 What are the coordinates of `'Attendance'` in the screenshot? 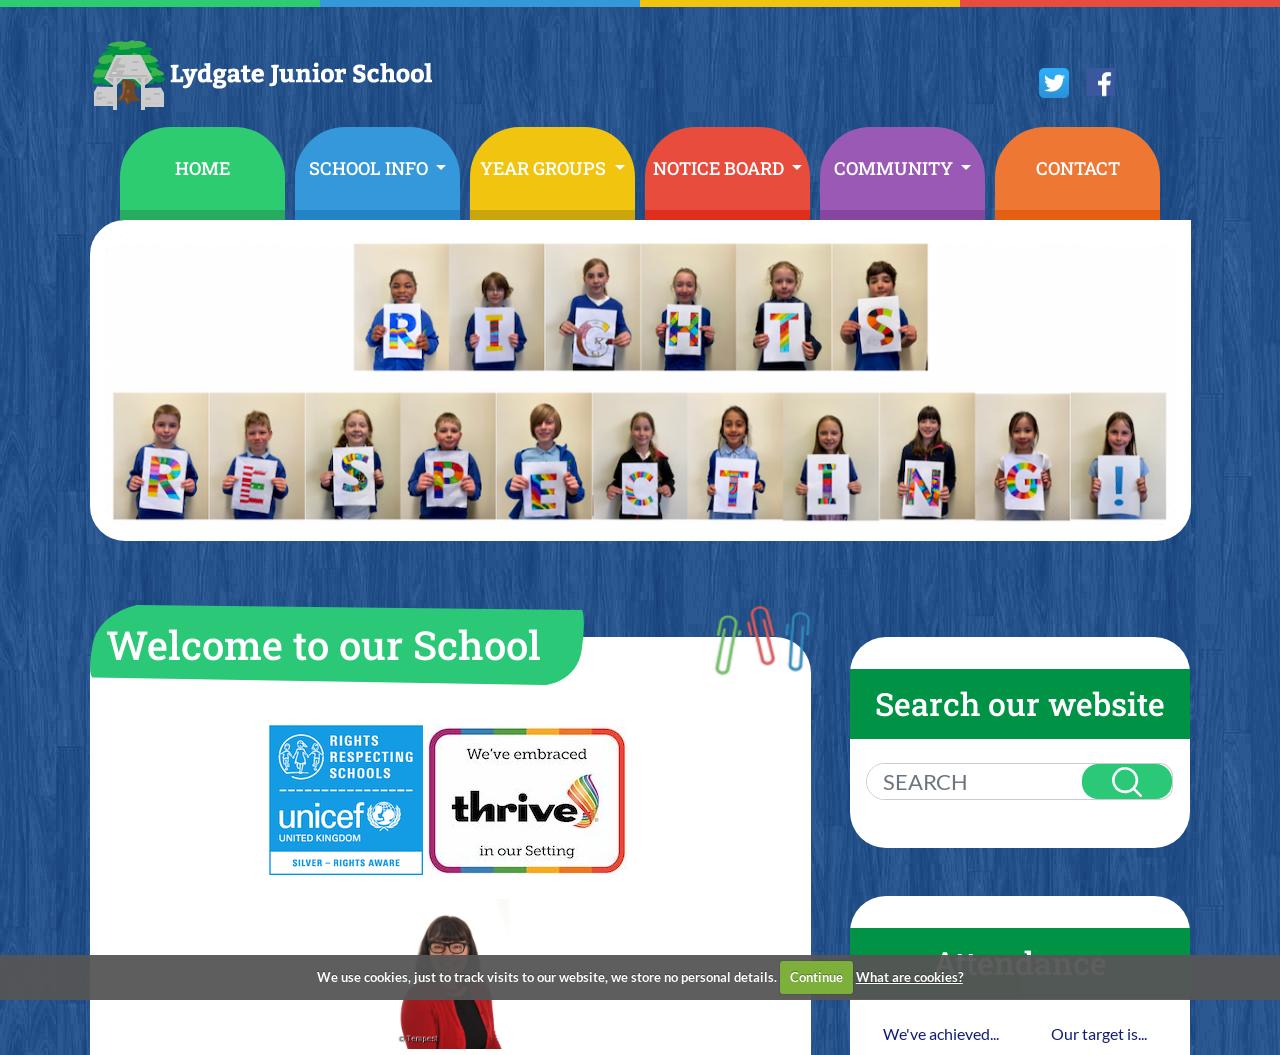 It's located at (930, 962).